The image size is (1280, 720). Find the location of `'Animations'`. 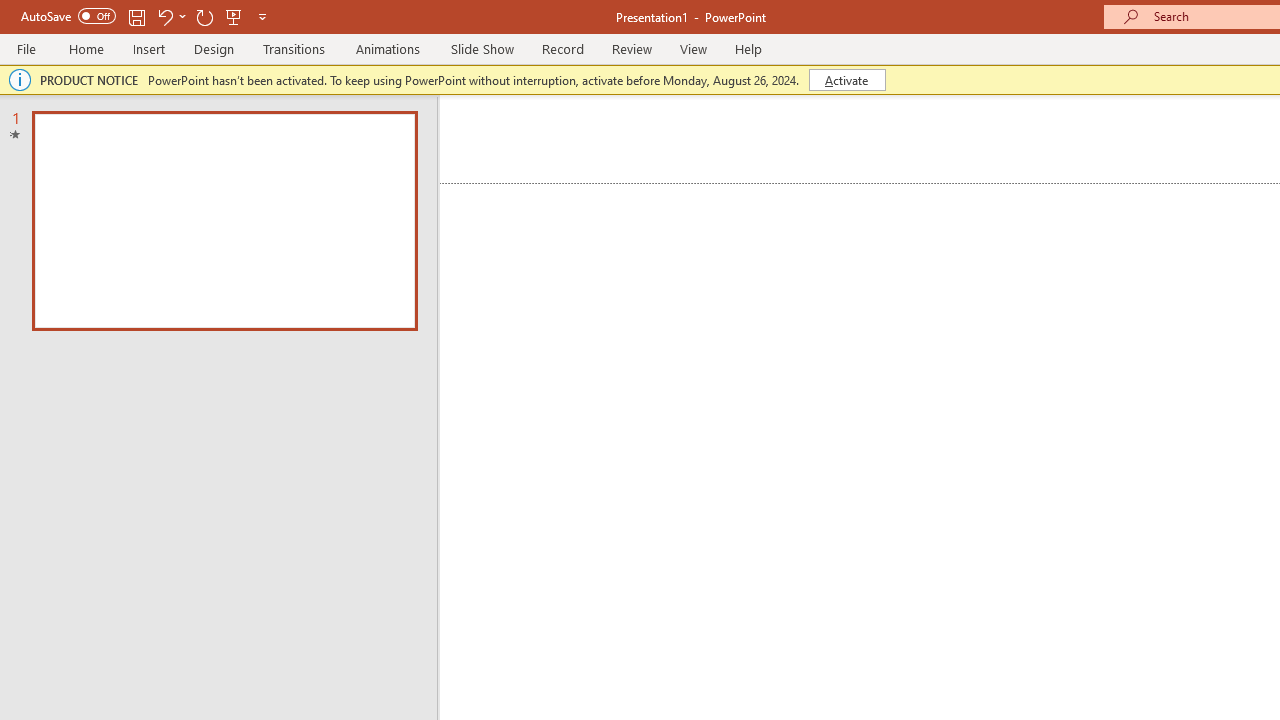

'Animations' is located at coordinates (388, 48).